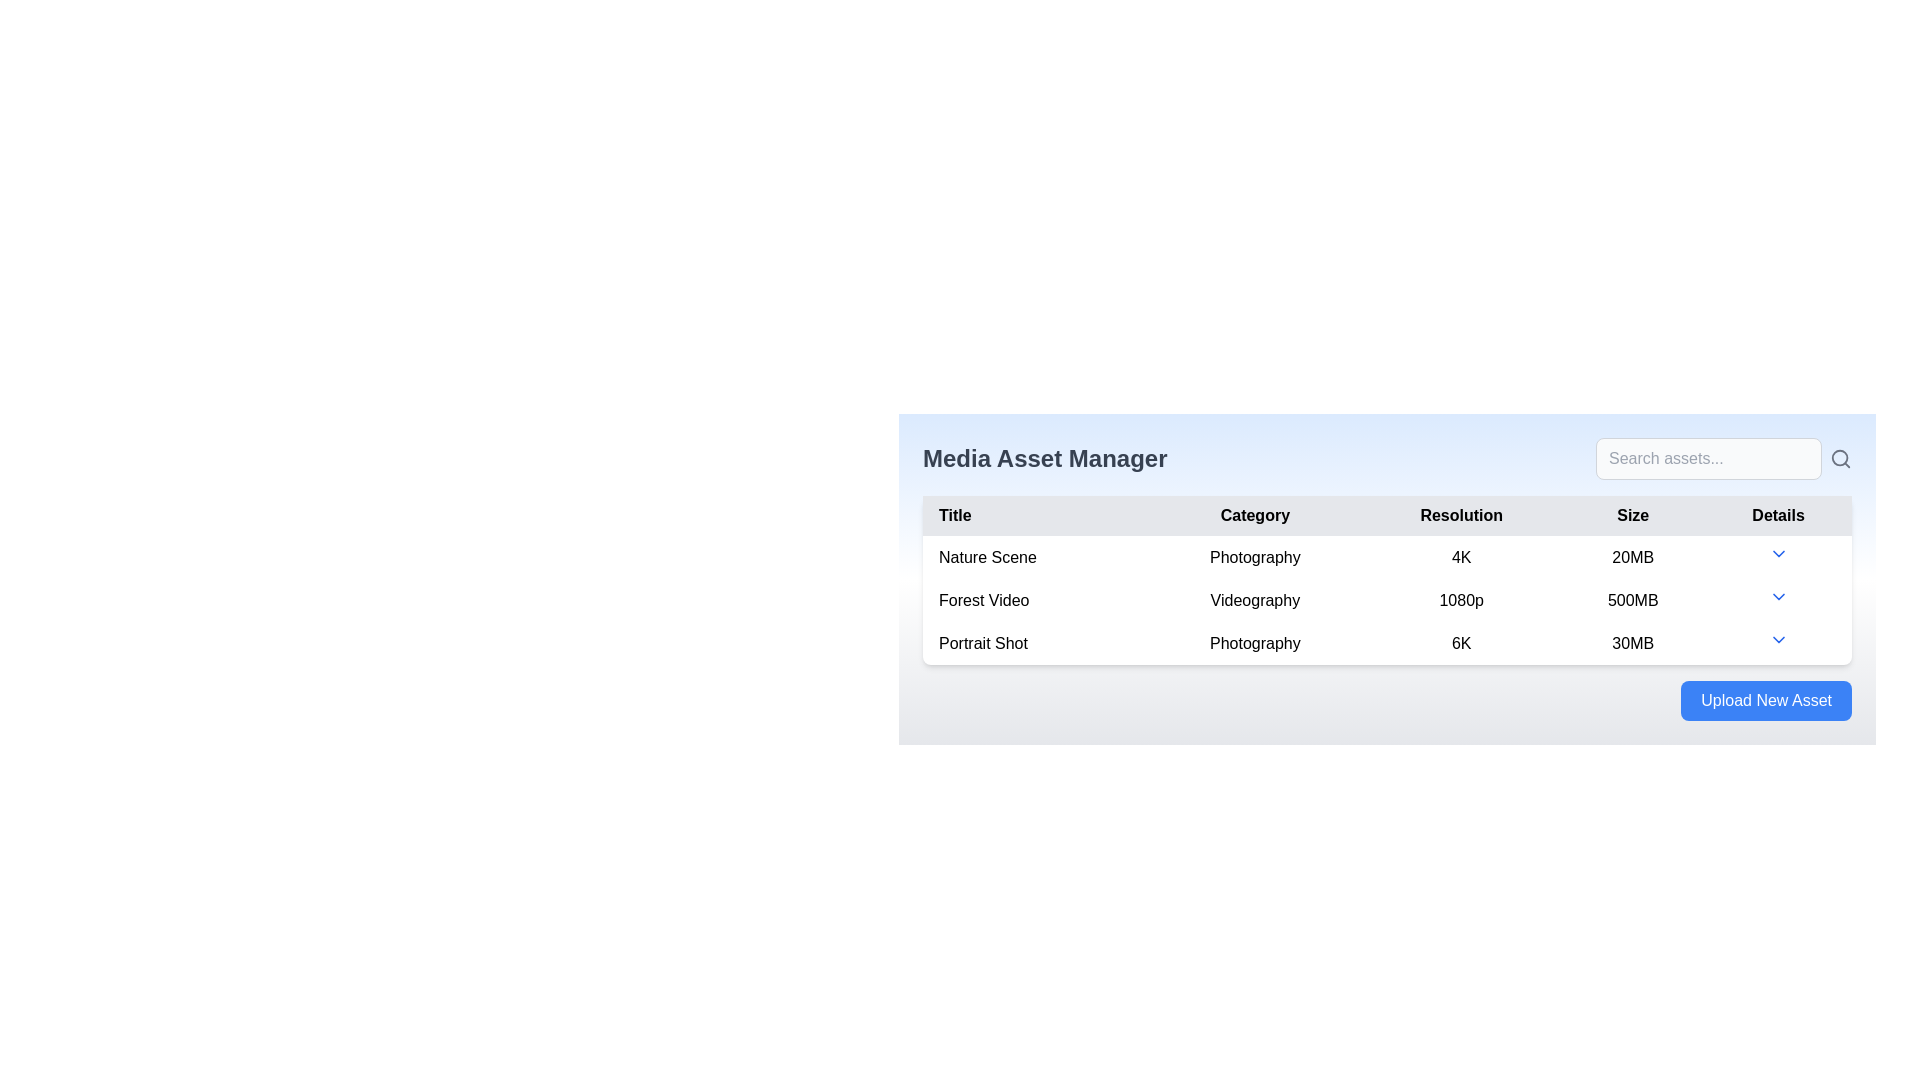 This screenshot has width=1920, height=1080. I want to click on the 'Size' header label in the table, which indicates the file size representation and is positioned between the 'Resolution' and 'Details' headers, so click(1633, 515).